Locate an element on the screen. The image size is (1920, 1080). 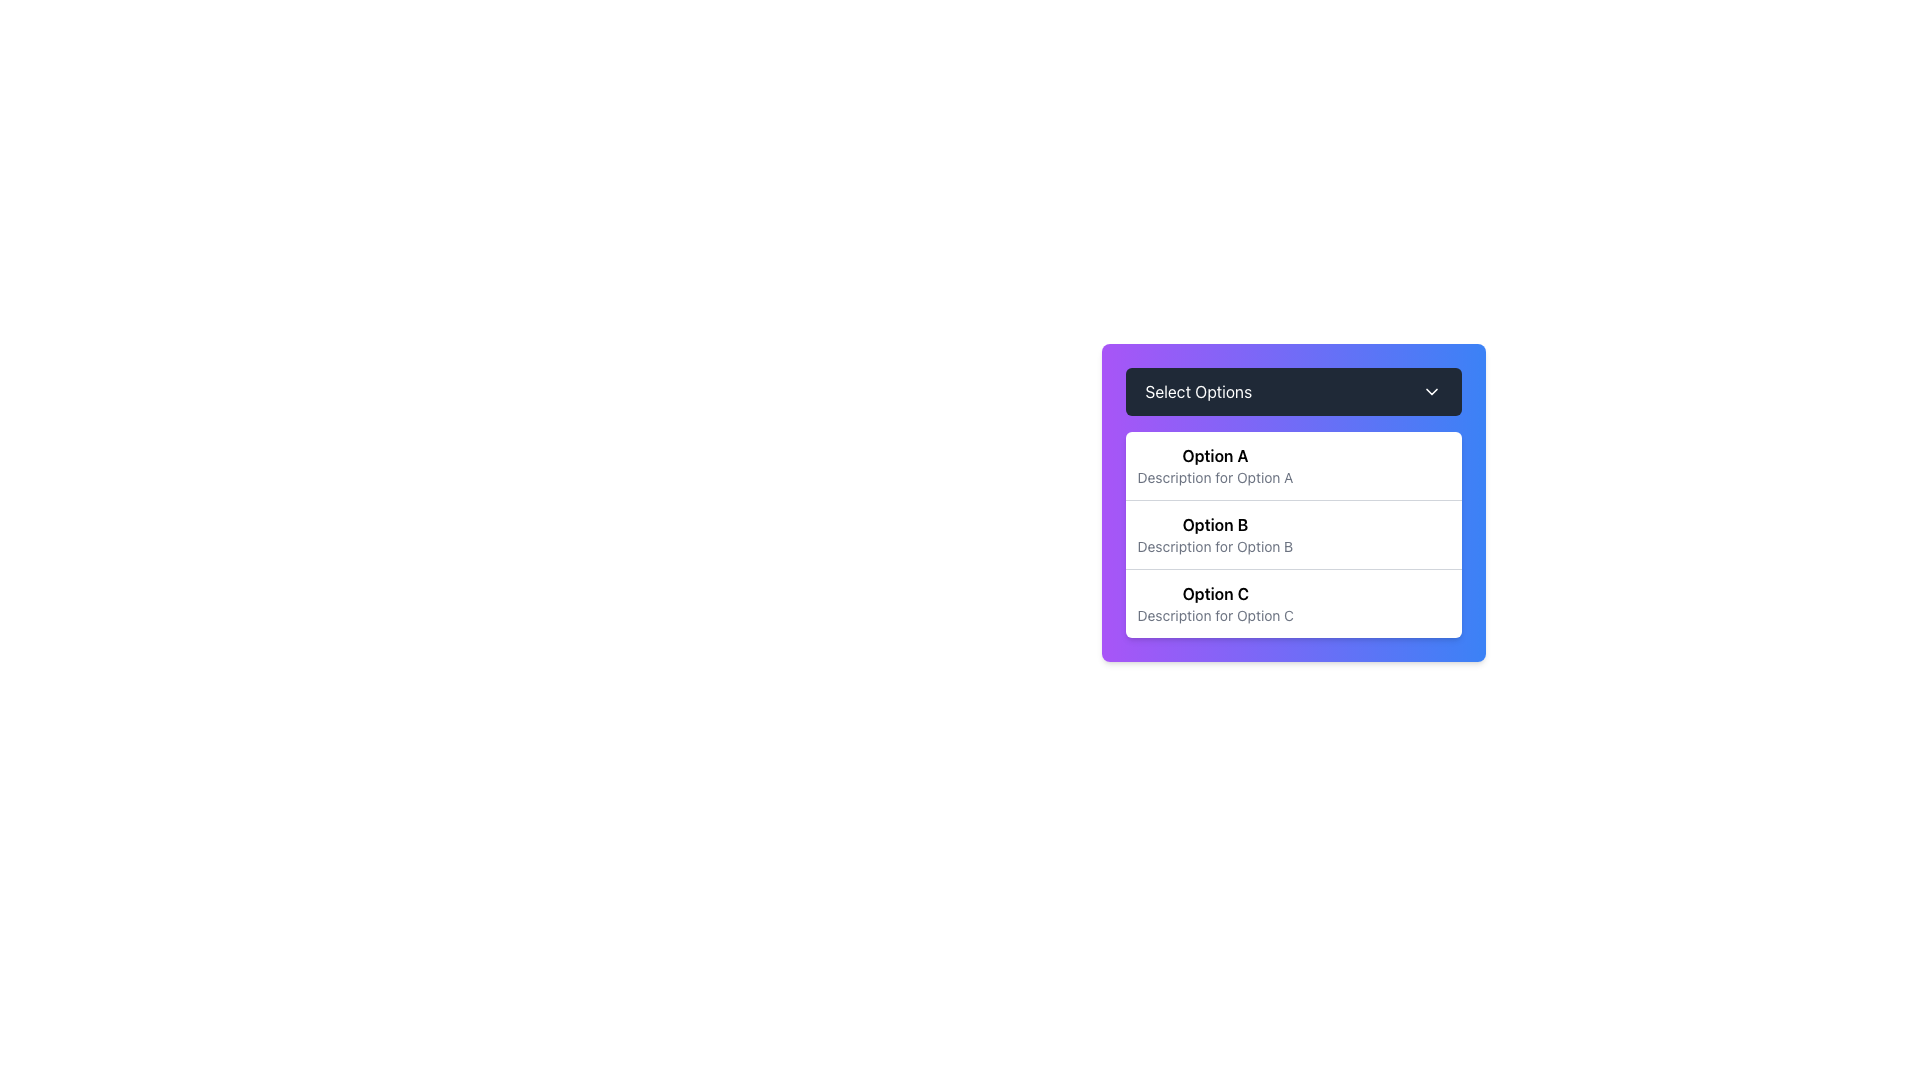
the Text label located directly beneath 'Option B' in the dropdown menu is located at coordinates (1214, 547).